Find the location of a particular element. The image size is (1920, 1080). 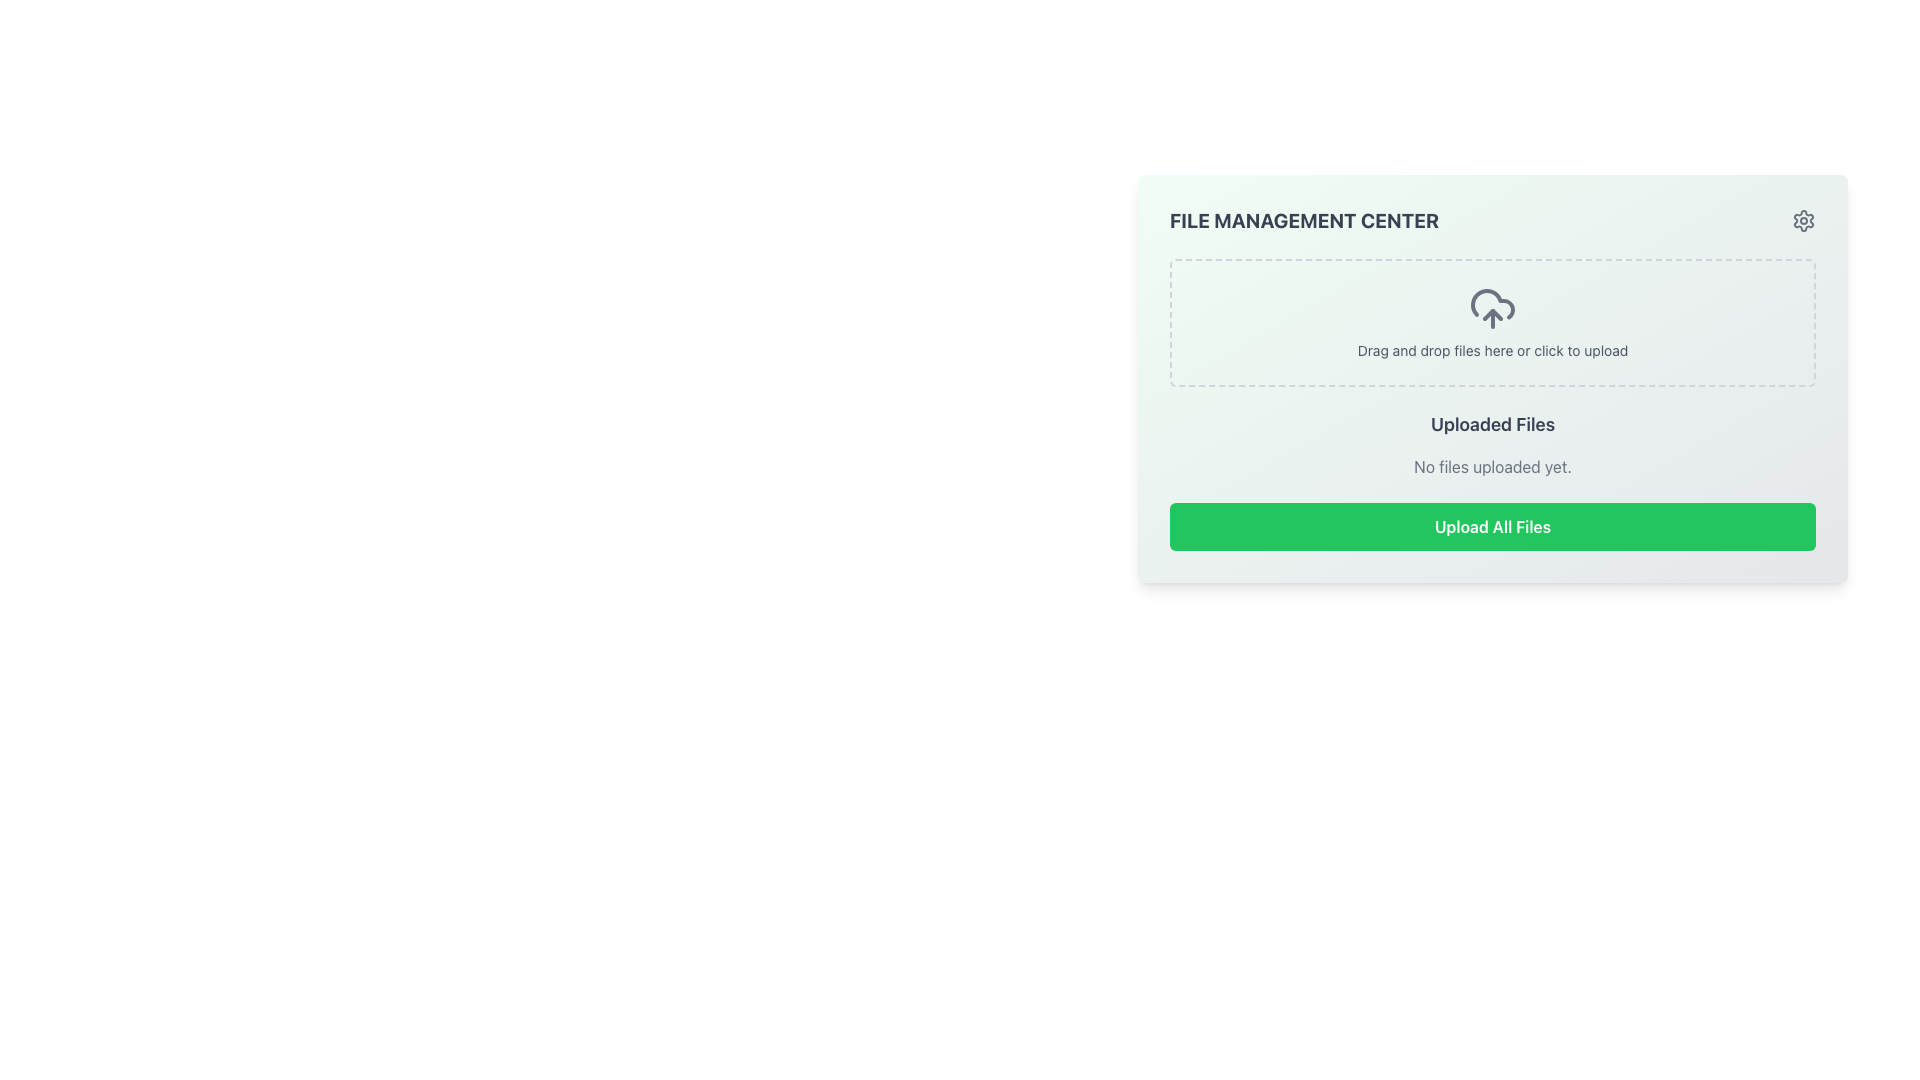

the text heading 'File Management Center' which is styled in uppercase, bold, and gray, located at the top left of the content area is located at coordinates (1304, 220).